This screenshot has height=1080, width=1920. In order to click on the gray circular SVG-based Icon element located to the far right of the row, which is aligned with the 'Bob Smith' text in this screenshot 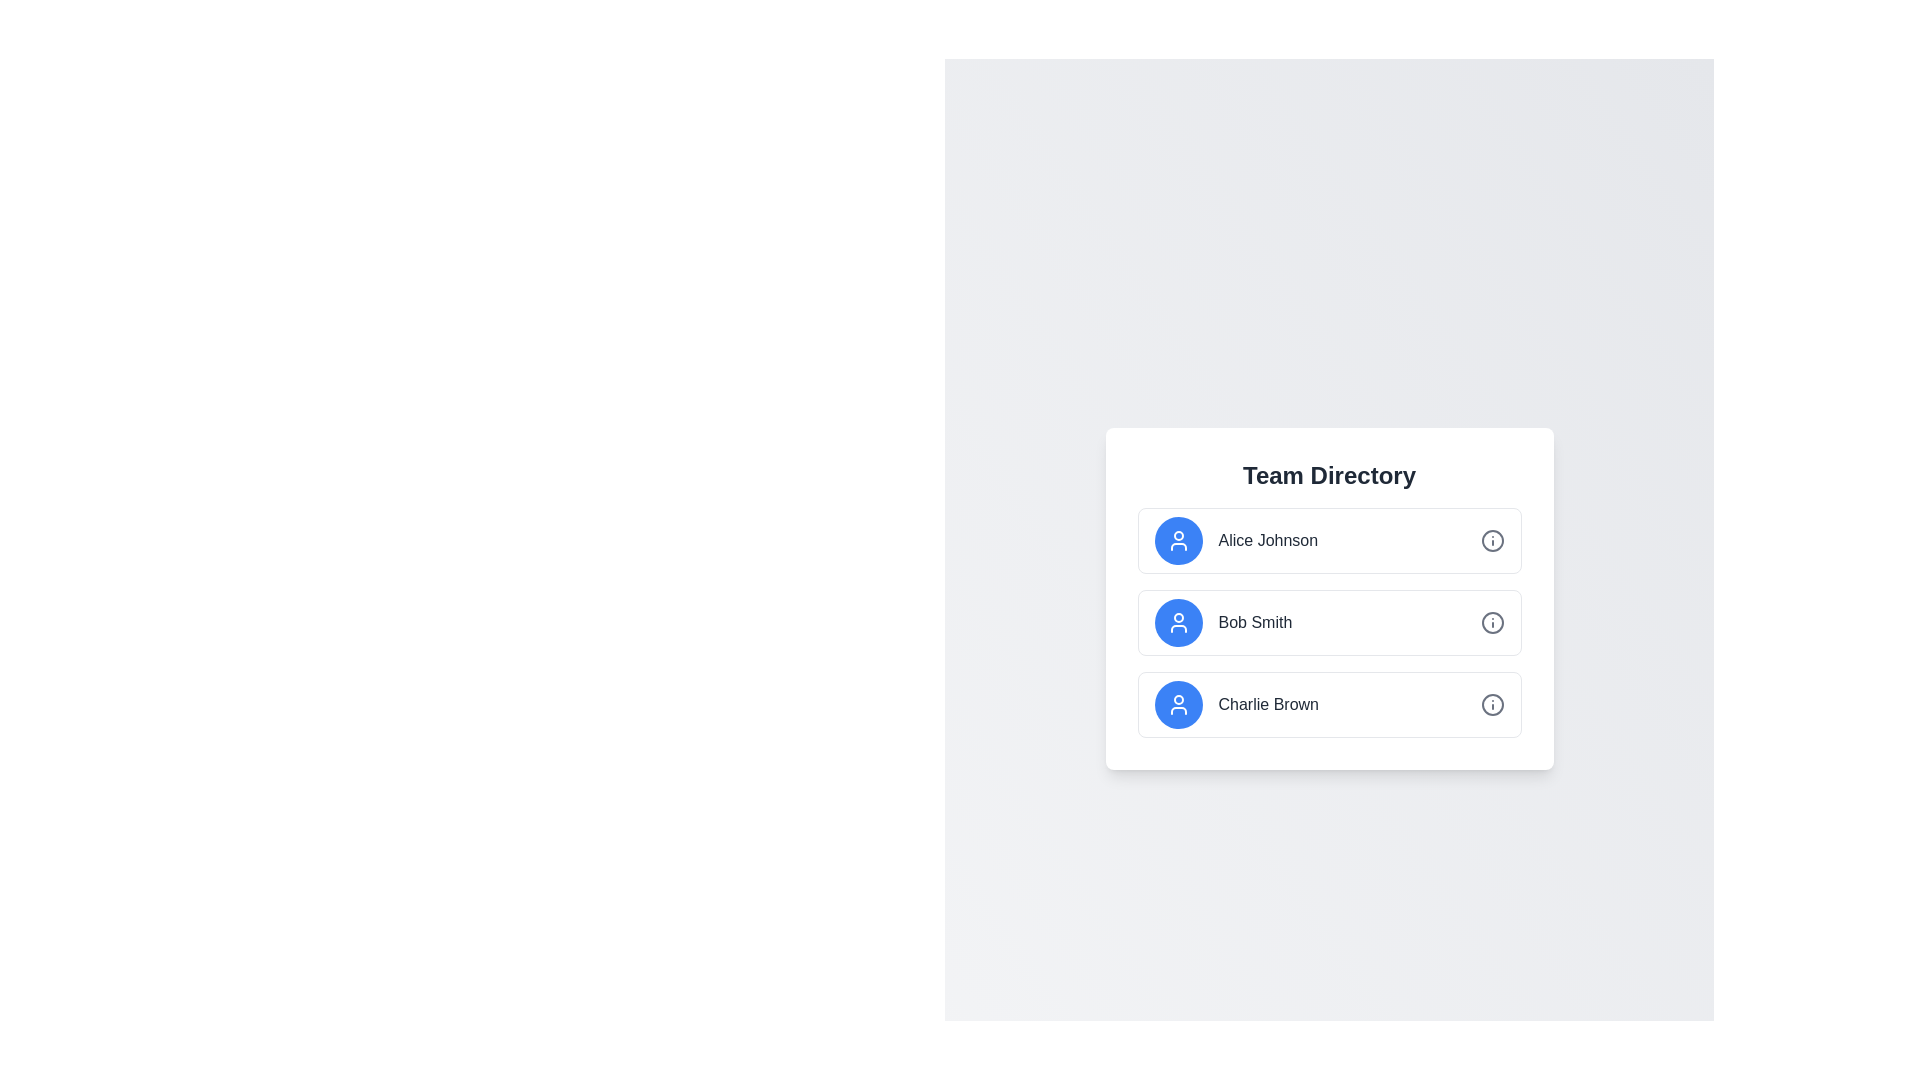, I will do `click(1492, 622)`.